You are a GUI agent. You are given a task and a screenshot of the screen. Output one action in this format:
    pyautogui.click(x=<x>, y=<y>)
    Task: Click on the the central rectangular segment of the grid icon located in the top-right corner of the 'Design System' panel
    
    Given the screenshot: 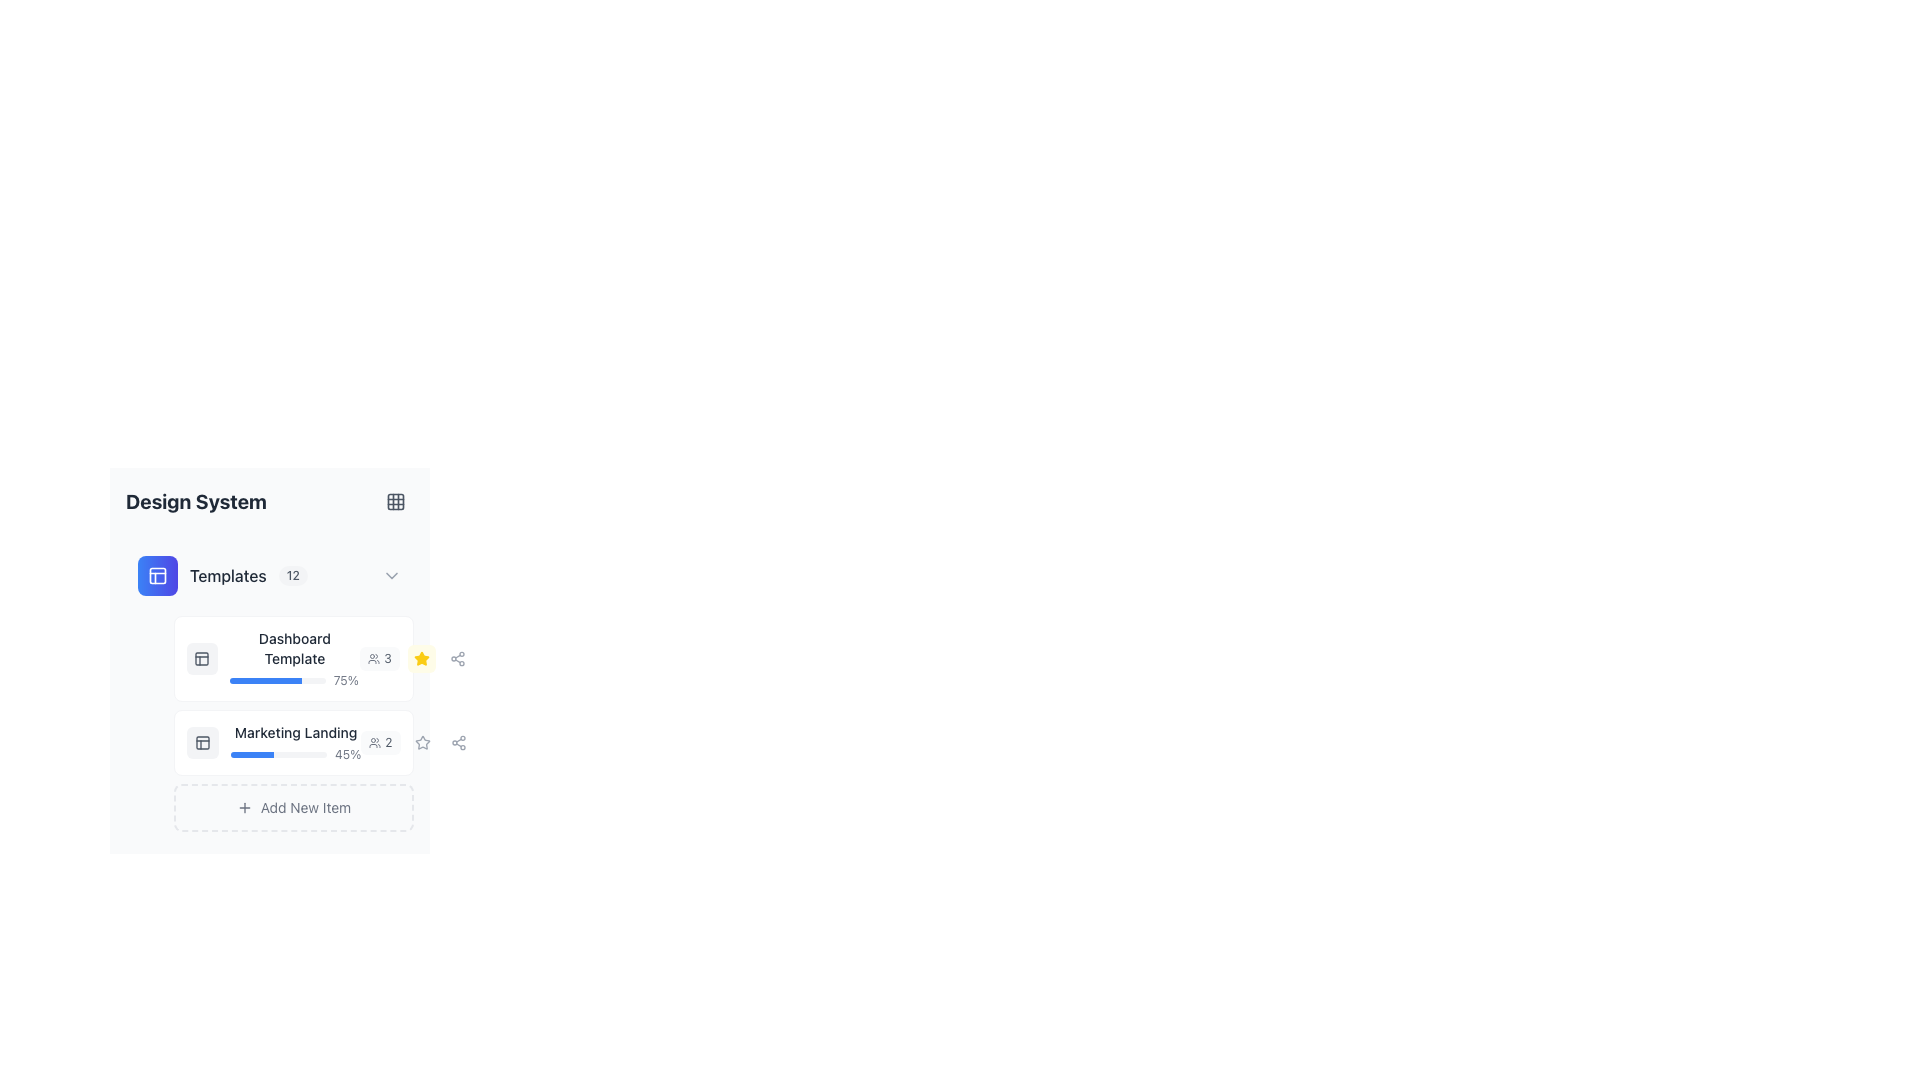 What is the action you would take?
    pyautogui.click(x=395, y=500)
    